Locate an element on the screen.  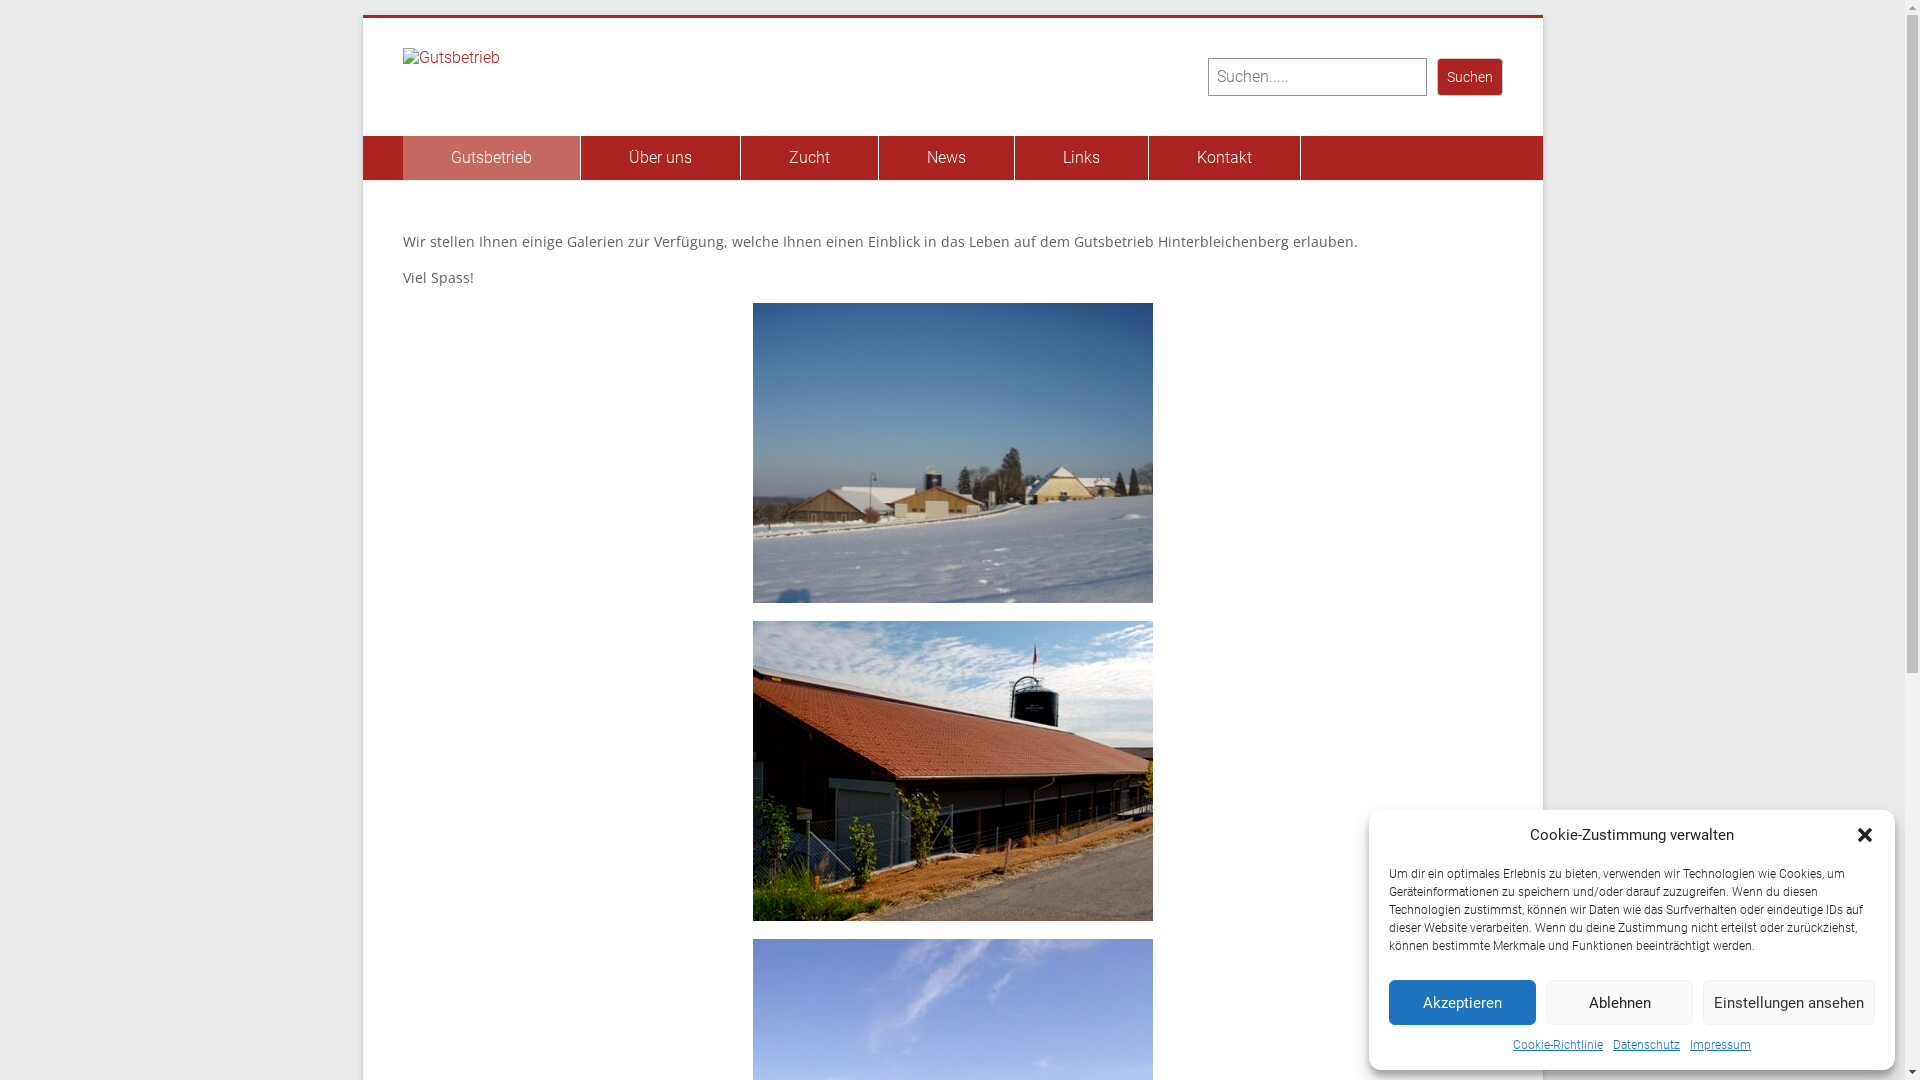
'Kontakt' is located at coordinates (1147, 157).